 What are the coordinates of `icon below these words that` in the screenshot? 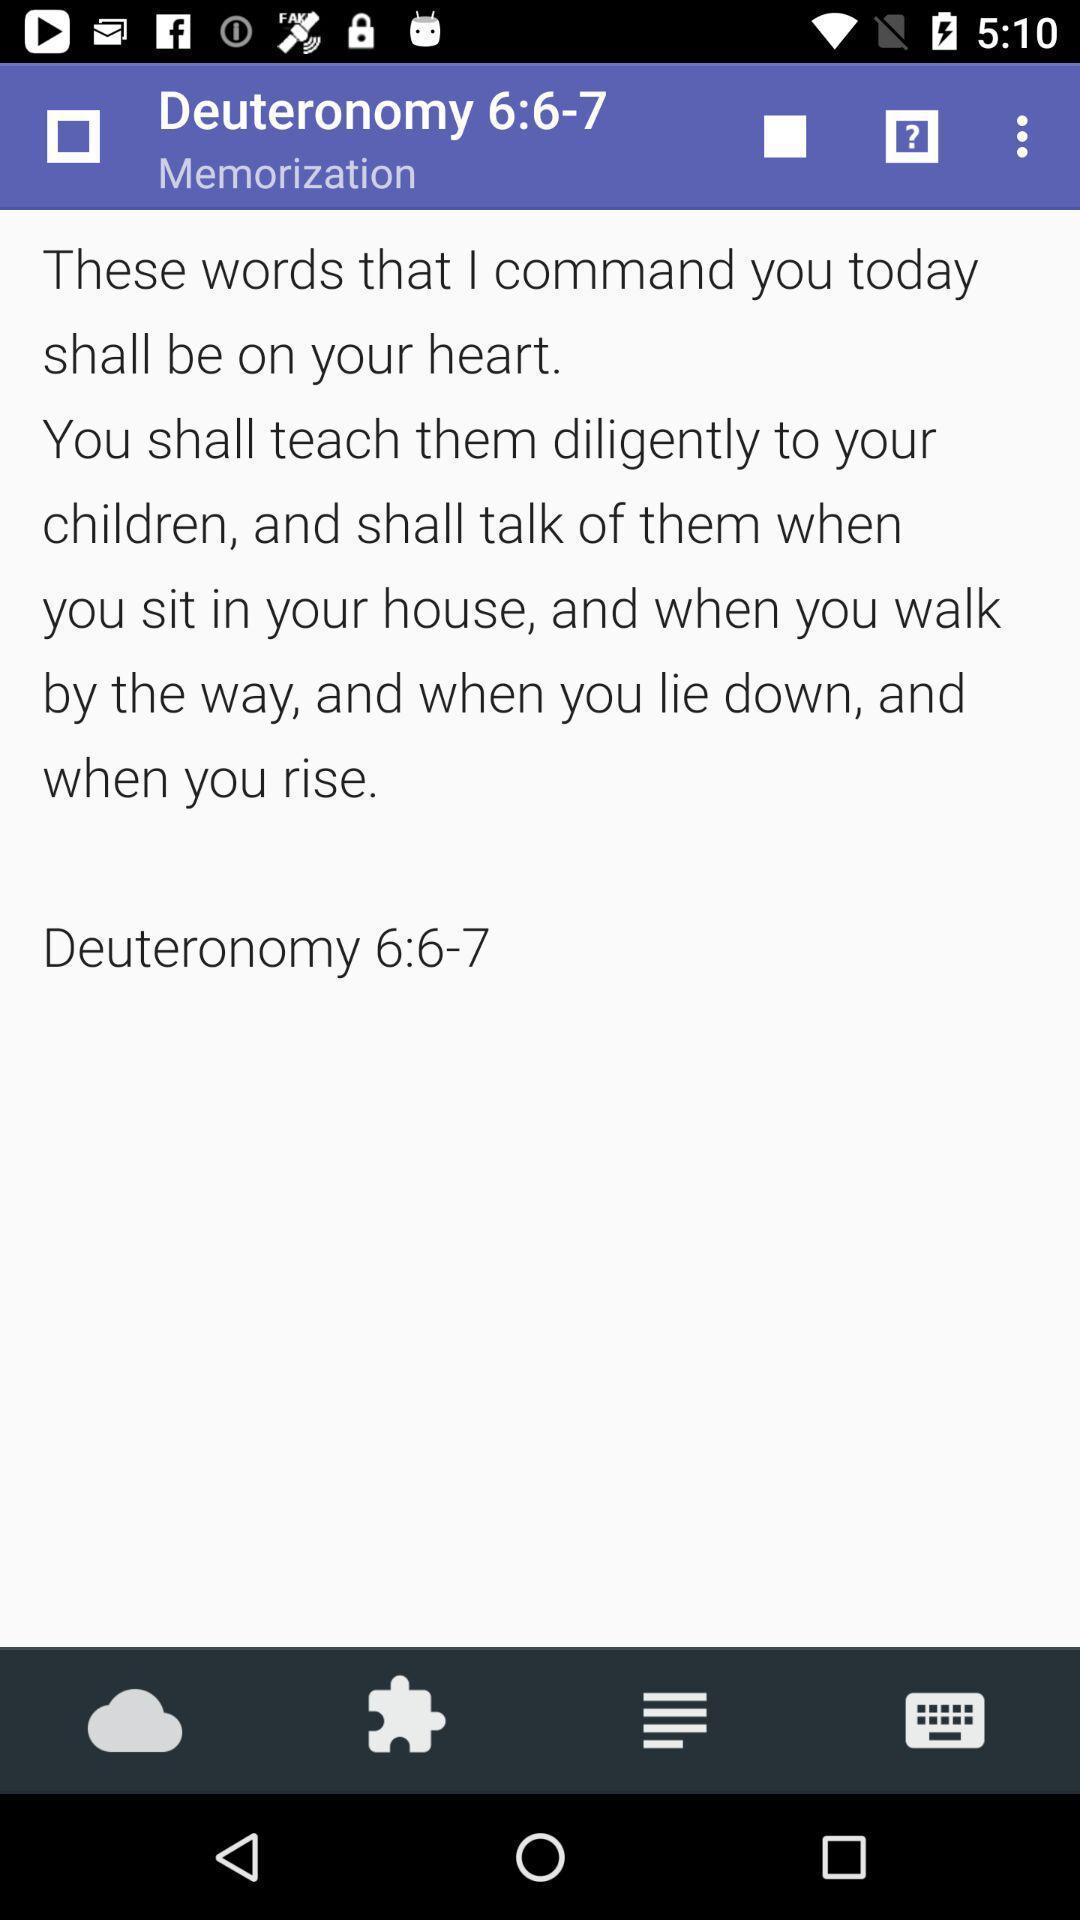 It's located at (945, 1719).